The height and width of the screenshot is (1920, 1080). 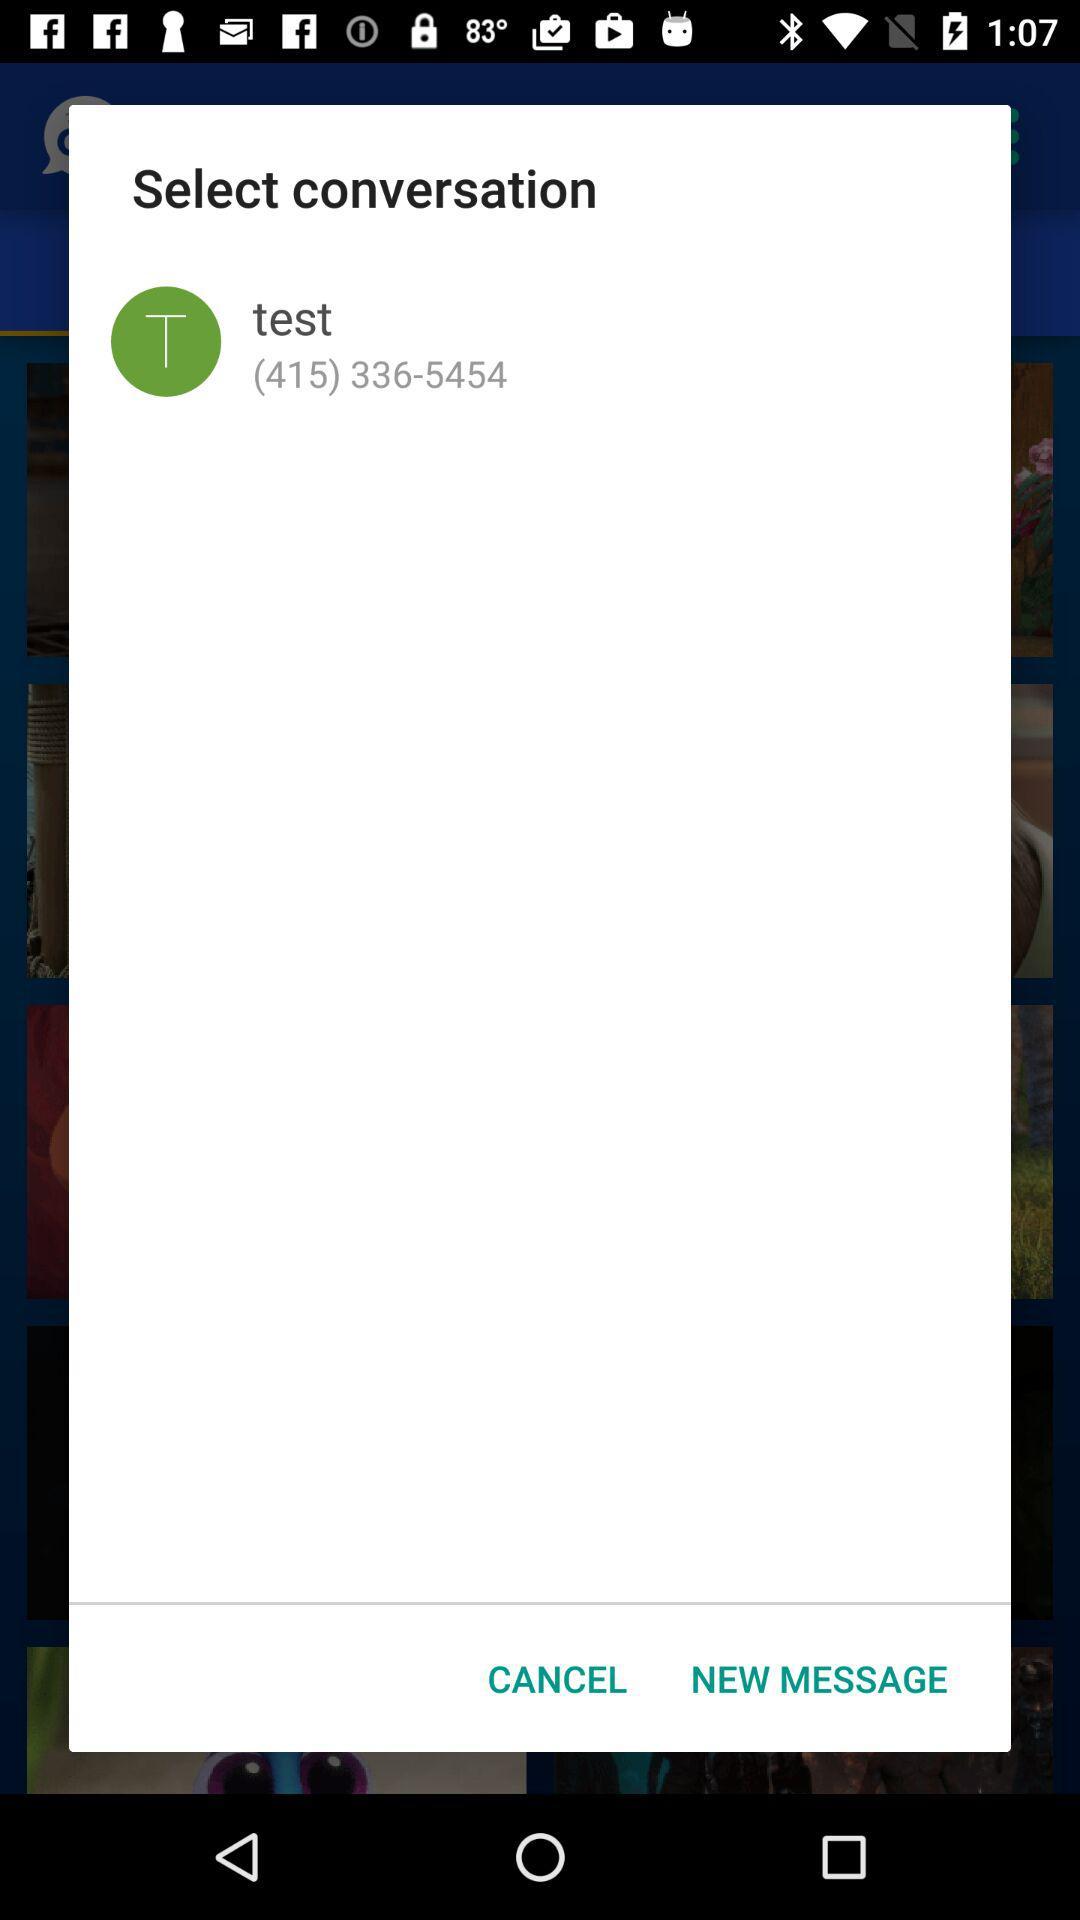 I want to click on the new message button, so click(x=819, y=1678).